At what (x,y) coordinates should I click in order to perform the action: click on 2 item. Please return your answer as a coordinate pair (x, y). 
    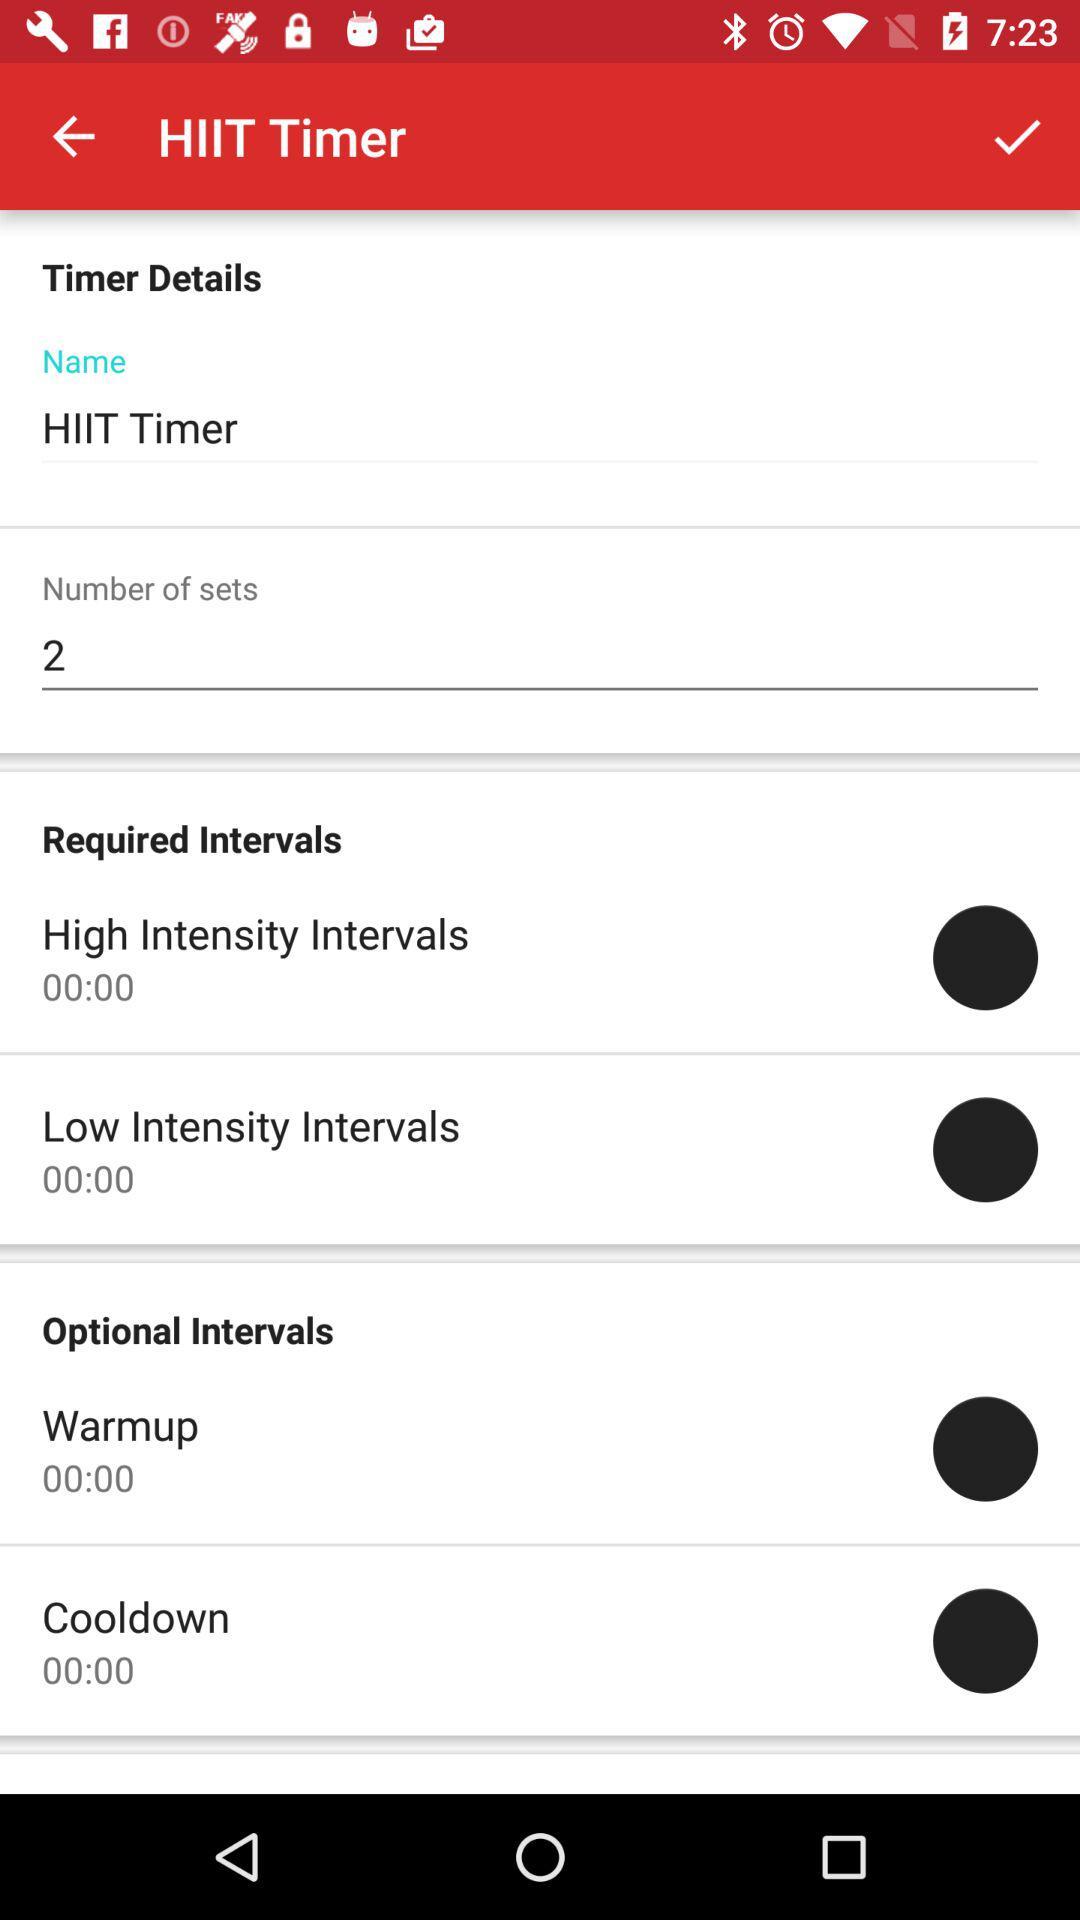
    Looking at the image, I should click on (540, 655).